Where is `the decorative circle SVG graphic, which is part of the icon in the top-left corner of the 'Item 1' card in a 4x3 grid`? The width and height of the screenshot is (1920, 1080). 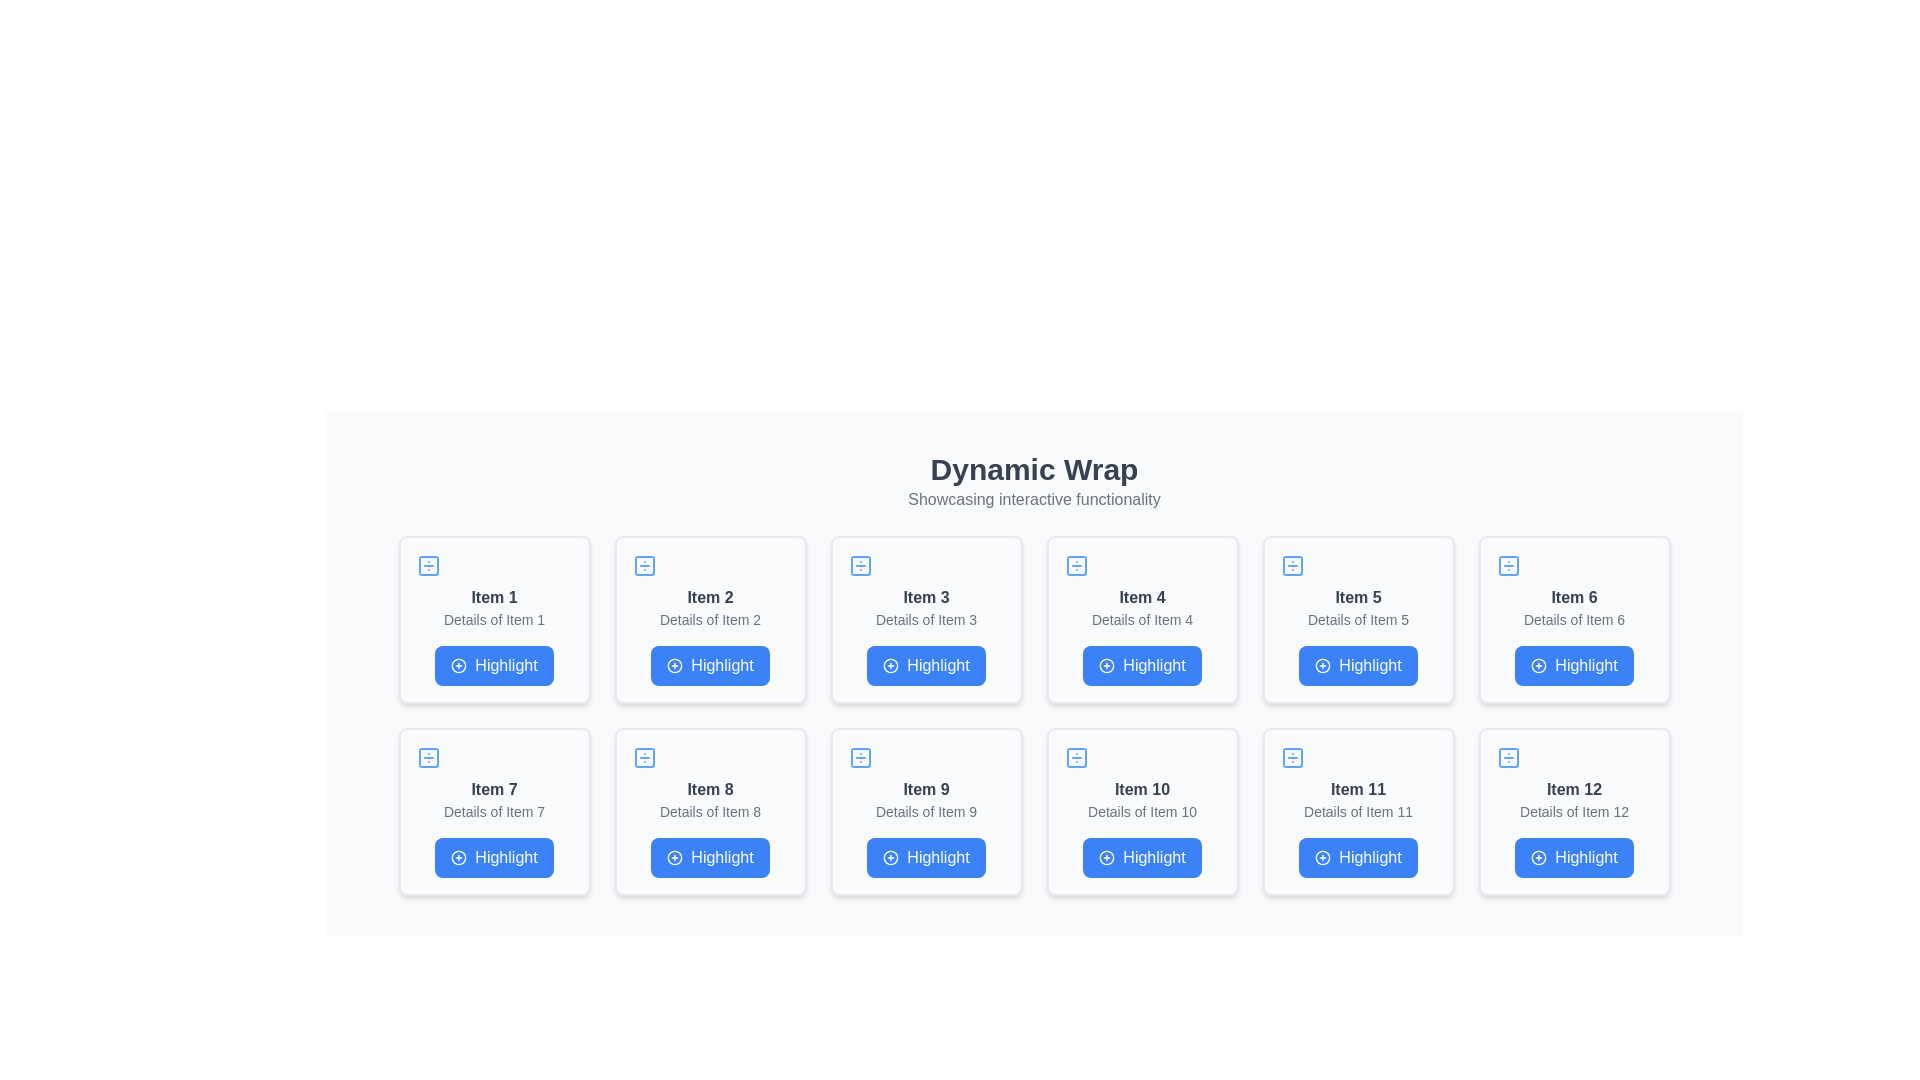 the decorative circle SVG graphic, which is part of the icon in the top-left corner of the 'Item 1' card in a 4x3 grid is located at coordinates (458, 666).